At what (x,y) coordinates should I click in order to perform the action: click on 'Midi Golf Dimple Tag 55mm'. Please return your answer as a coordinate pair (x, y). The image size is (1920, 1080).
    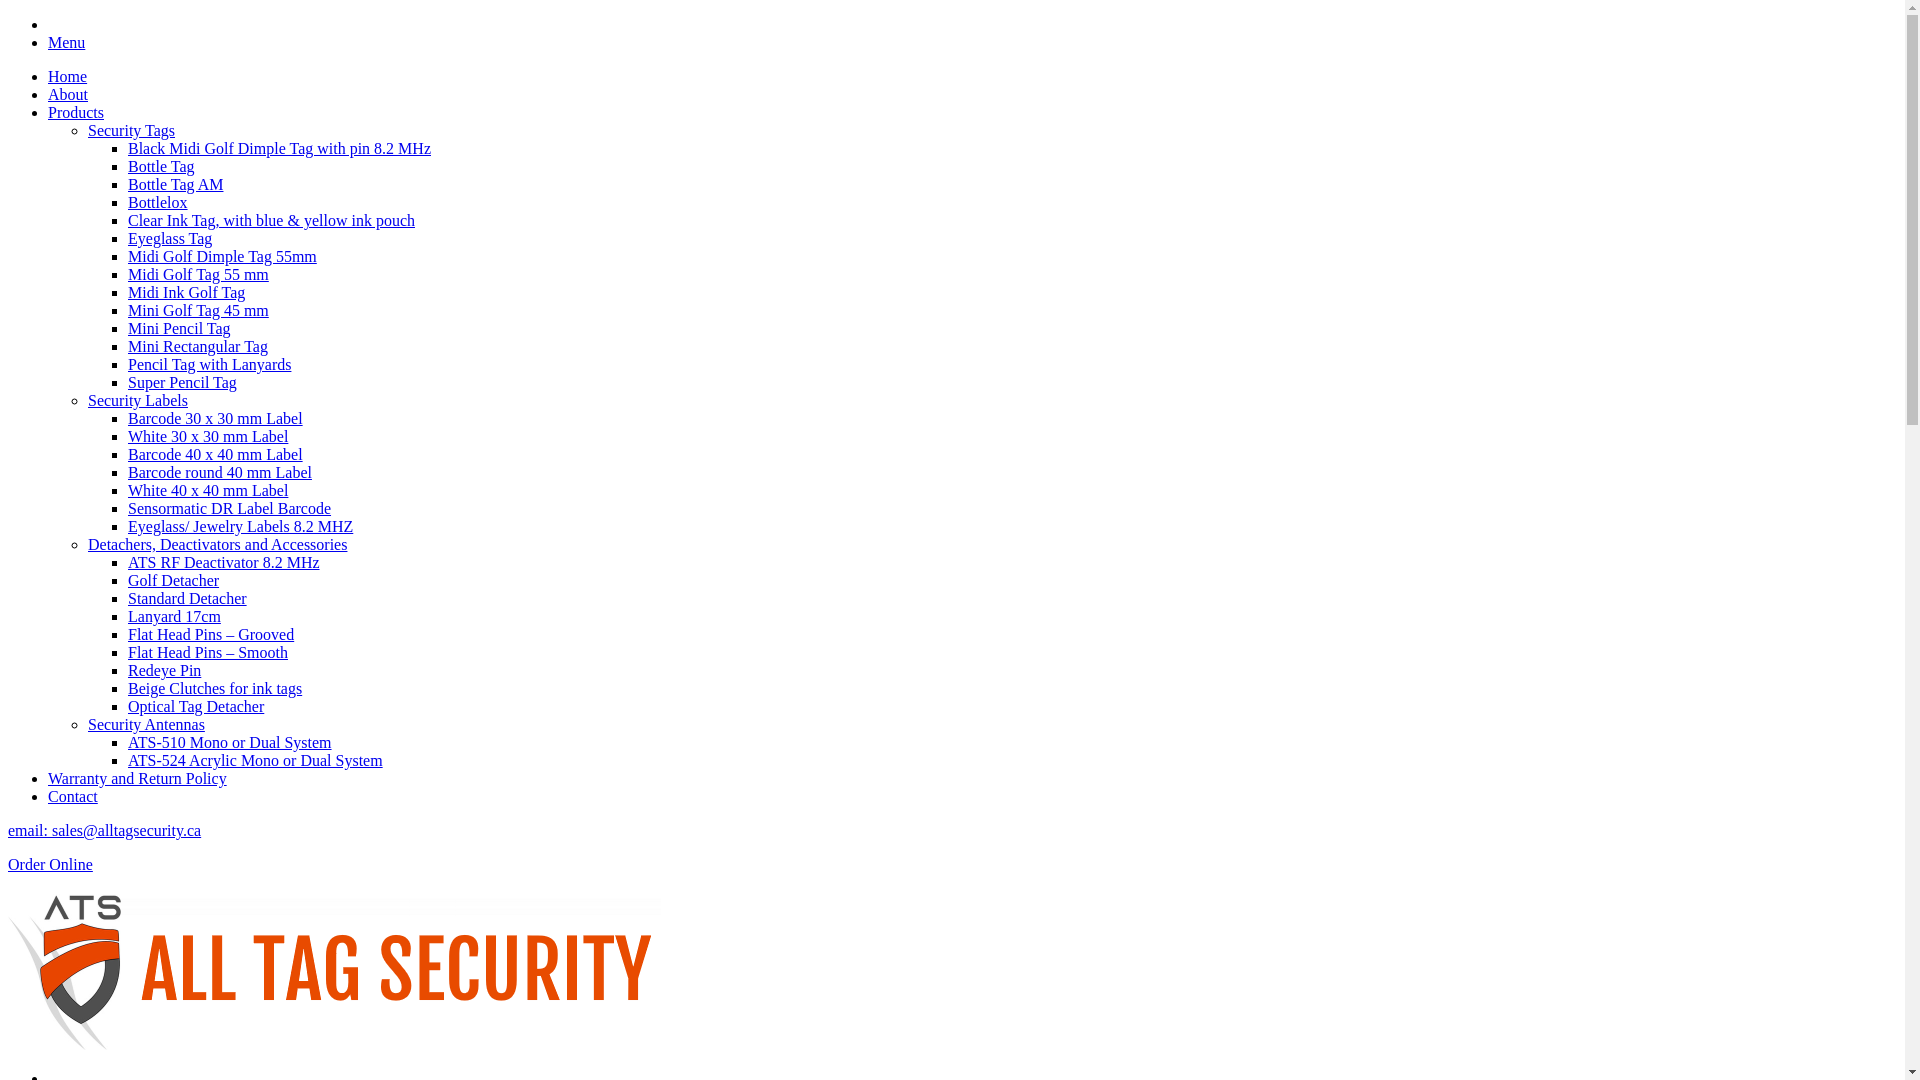
    Looking at the image, I should click on (222, 255).